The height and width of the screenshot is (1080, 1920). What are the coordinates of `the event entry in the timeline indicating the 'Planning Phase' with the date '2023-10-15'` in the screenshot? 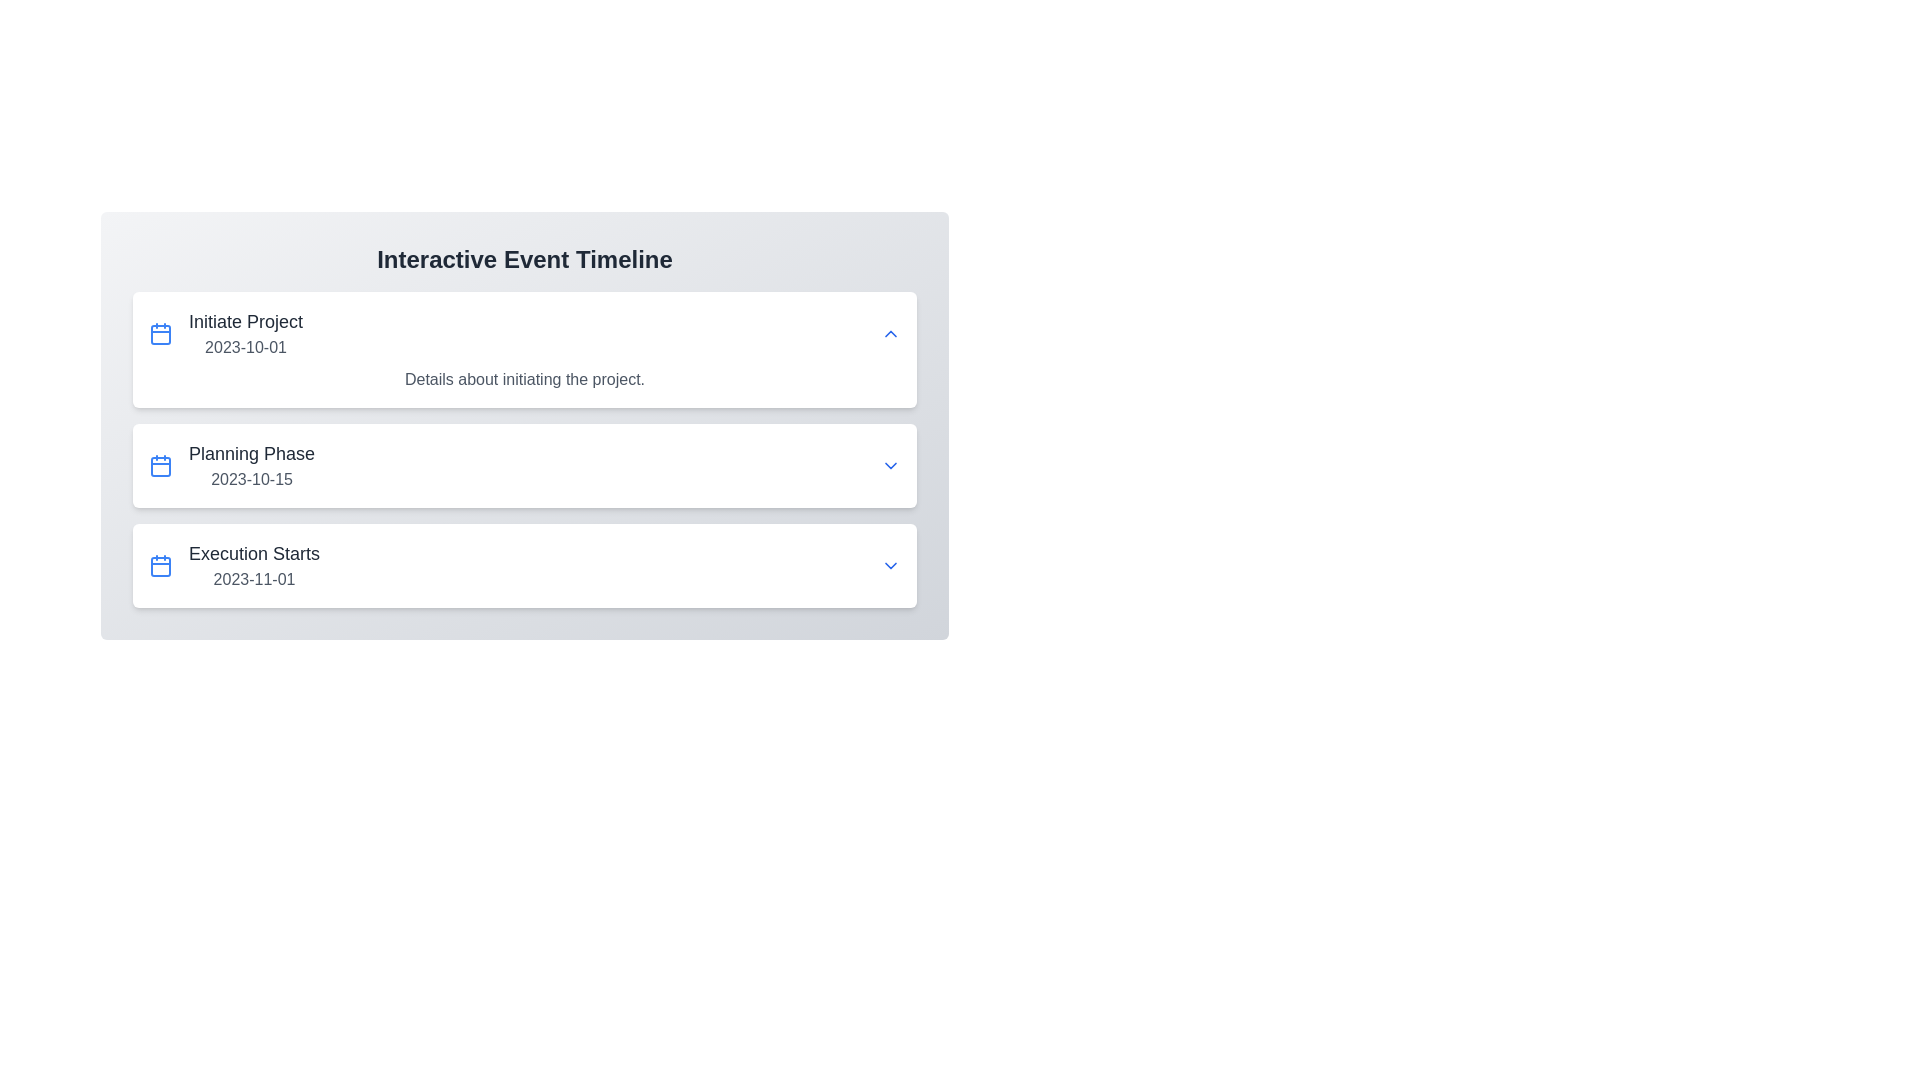 It's located at (251, 466).